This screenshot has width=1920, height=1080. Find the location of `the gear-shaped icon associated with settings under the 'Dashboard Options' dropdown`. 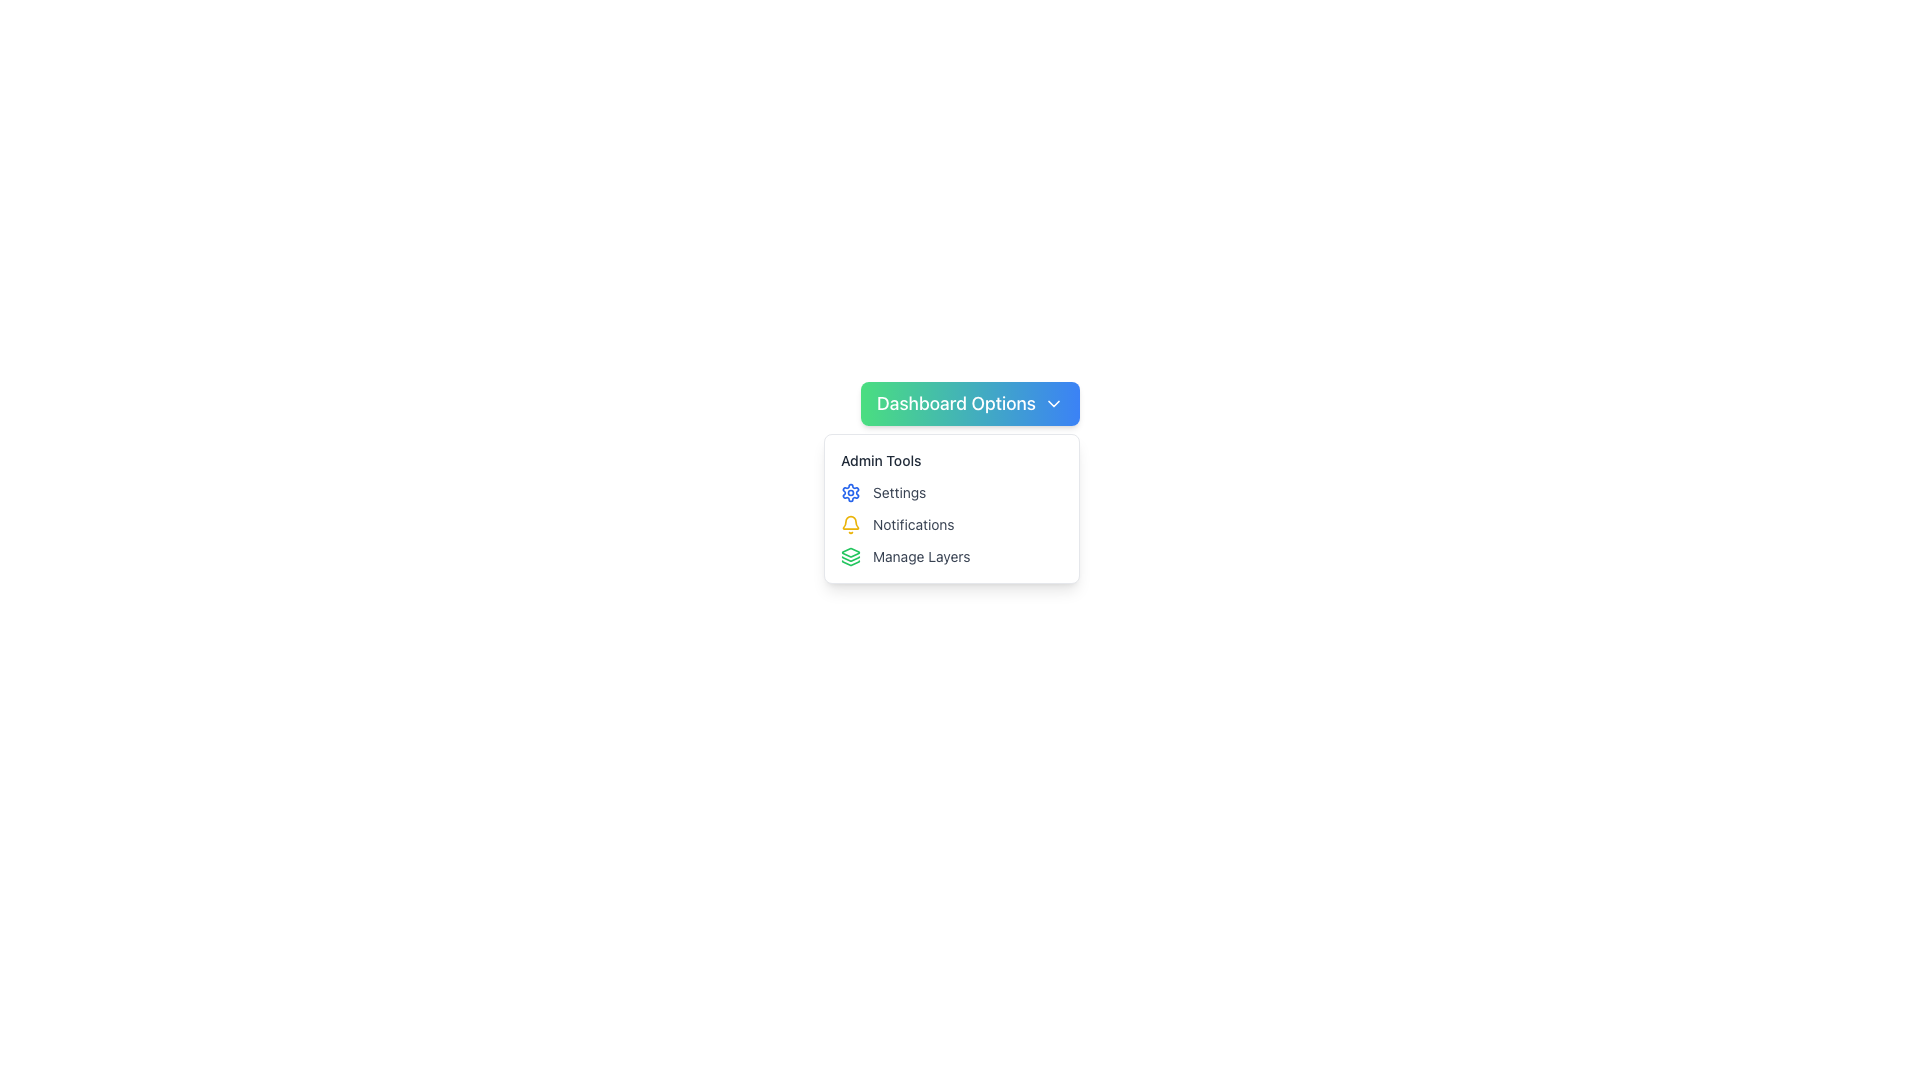

the gear-shaped icon associated with settings under the 'Dashboard Options' dropdown is located at coordinates (850, 493).